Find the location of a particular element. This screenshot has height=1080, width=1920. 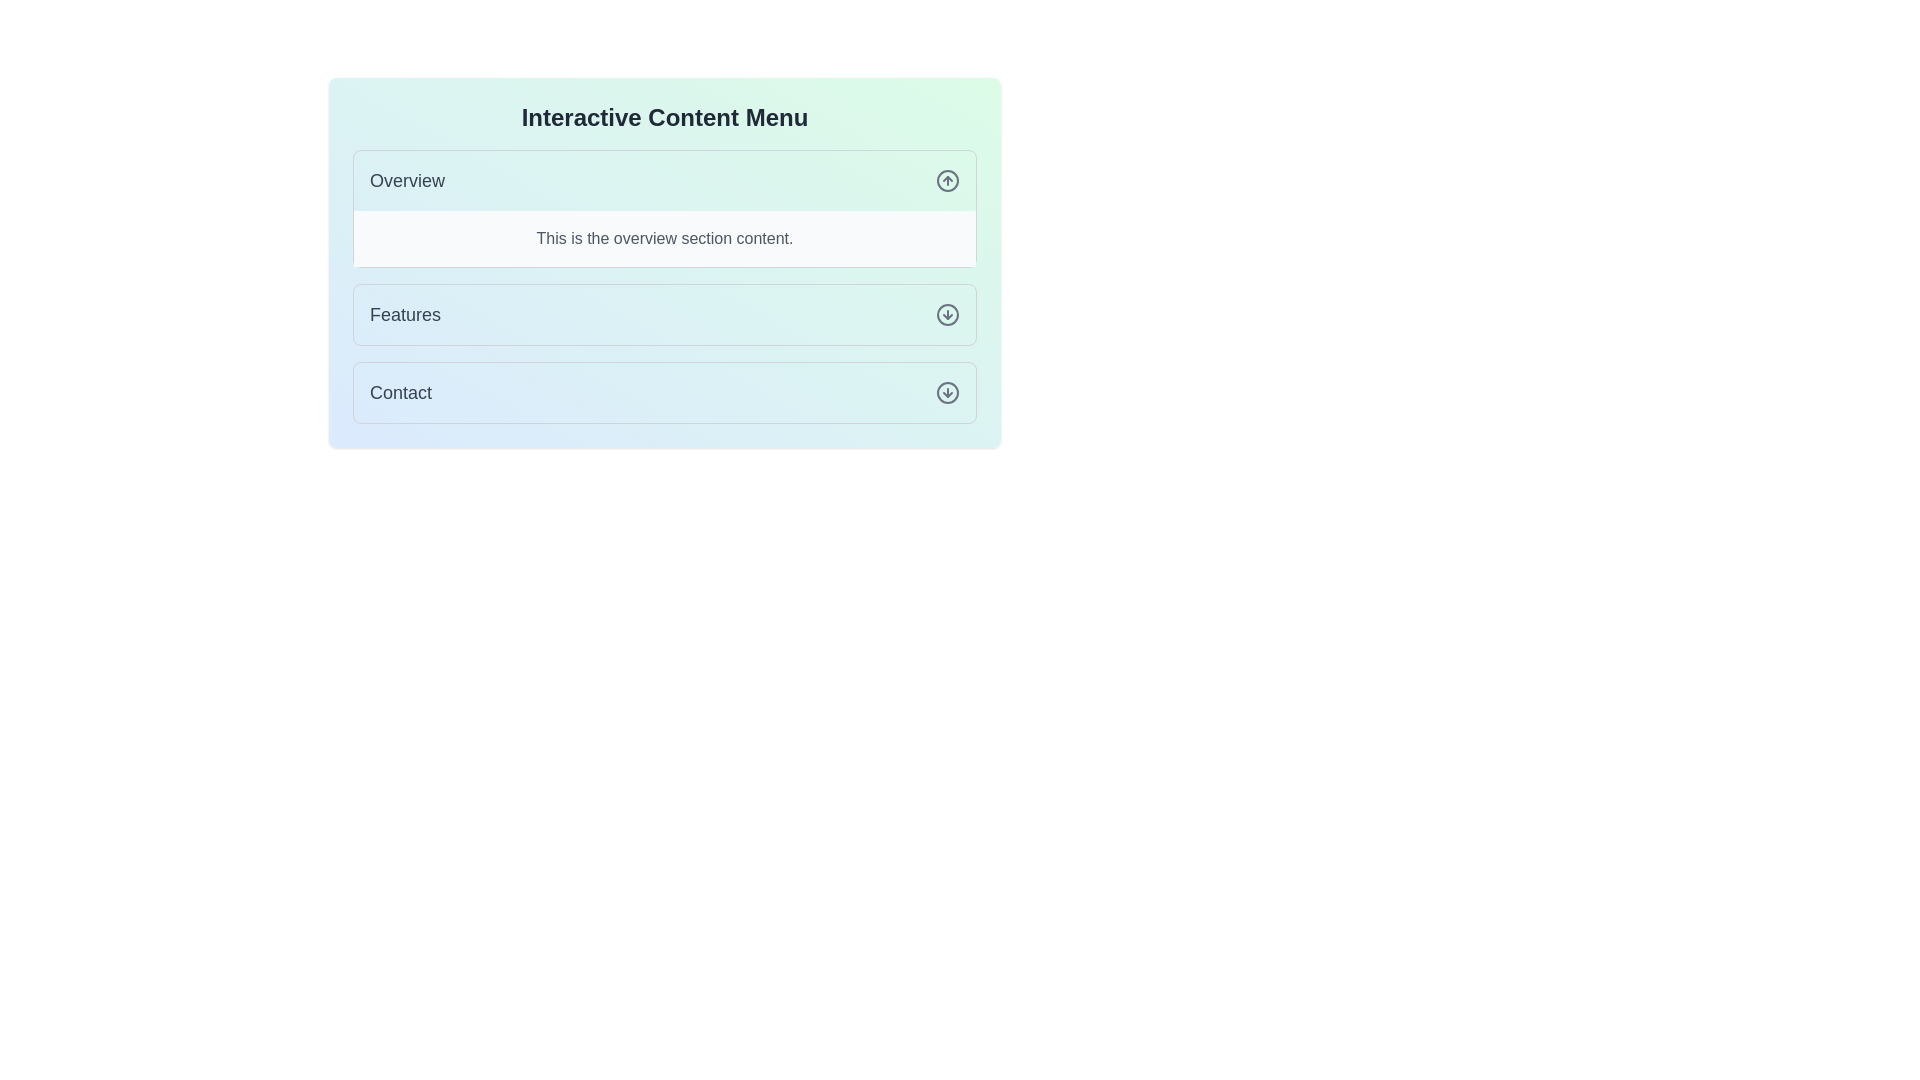

the button that collapses or expands the 'Overview' section in the interactive menu is located at coordinates (947, 181).